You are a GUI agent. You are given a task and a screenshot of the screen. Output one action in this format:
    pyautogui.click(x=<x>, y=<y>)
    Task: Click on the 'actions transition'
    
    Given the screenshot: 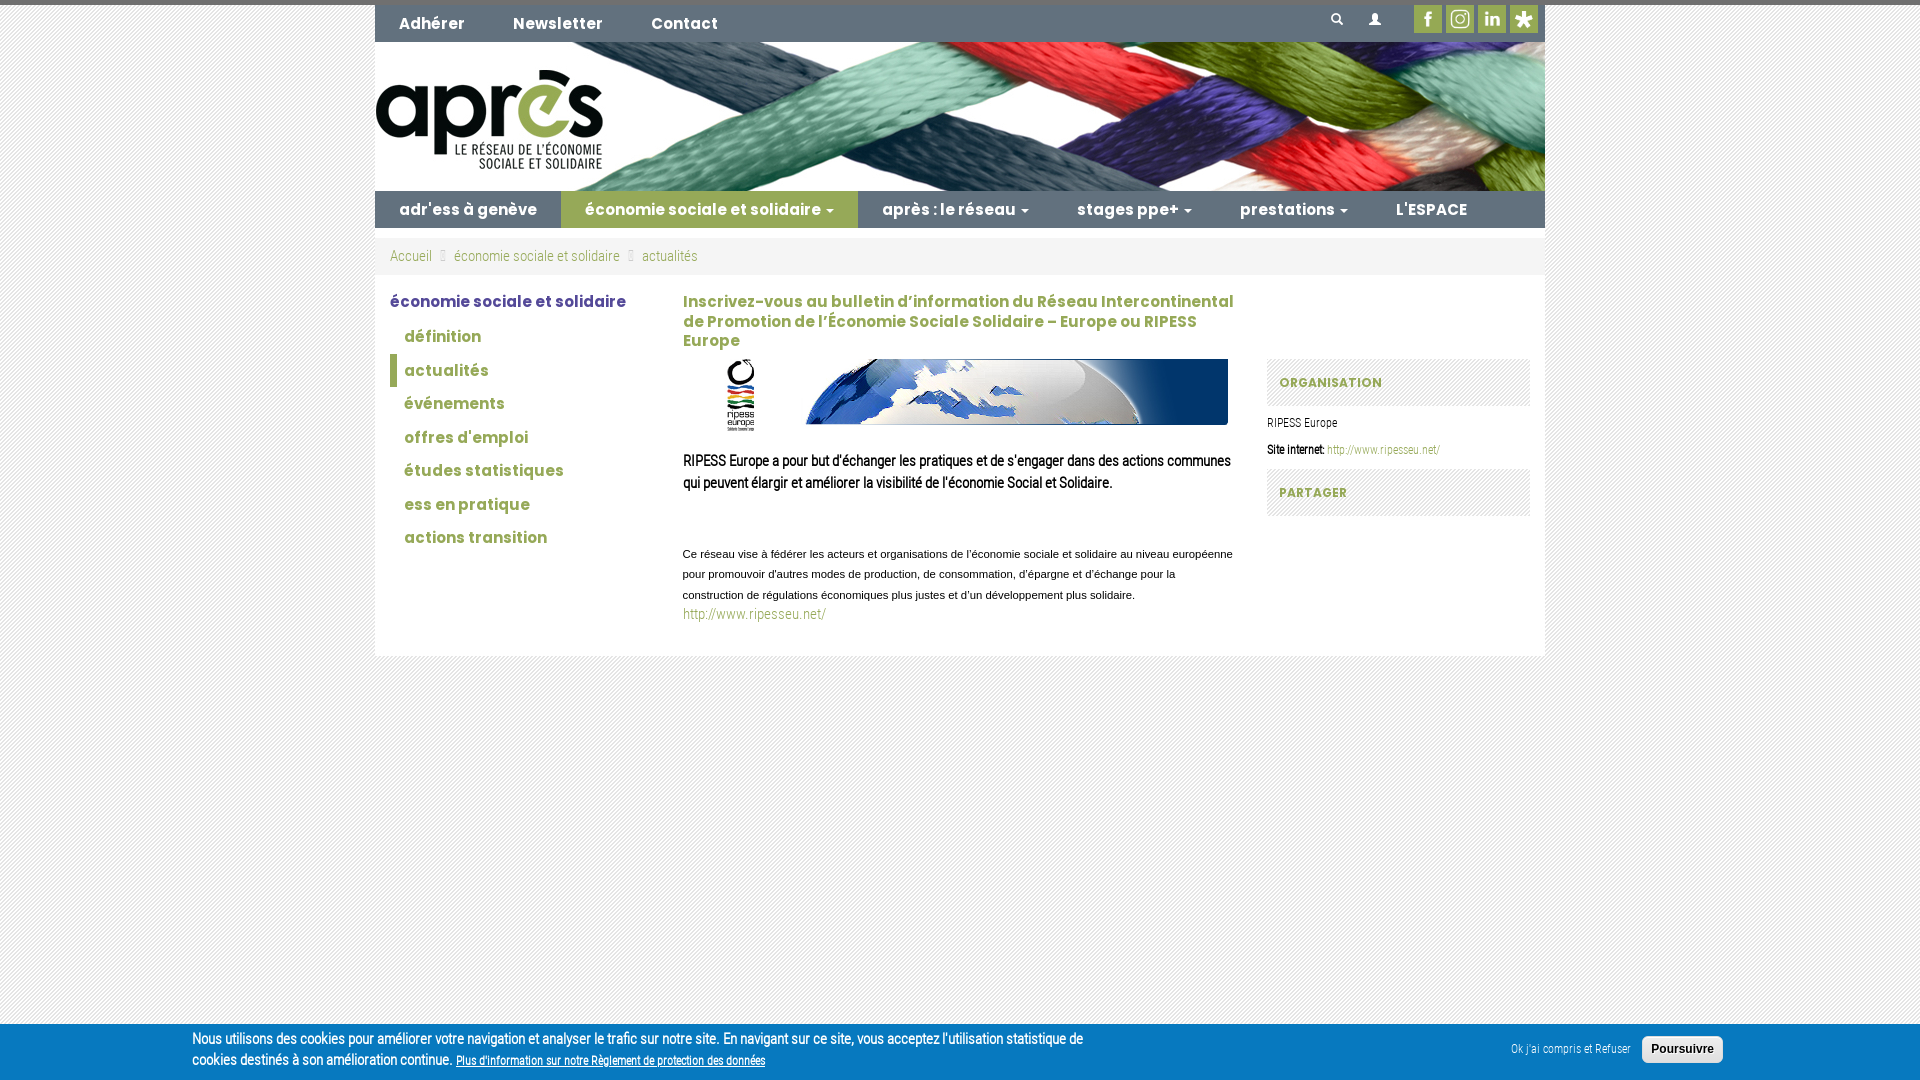 What is the action you would take?
    pyautogui.click(x=389, y=536)
    